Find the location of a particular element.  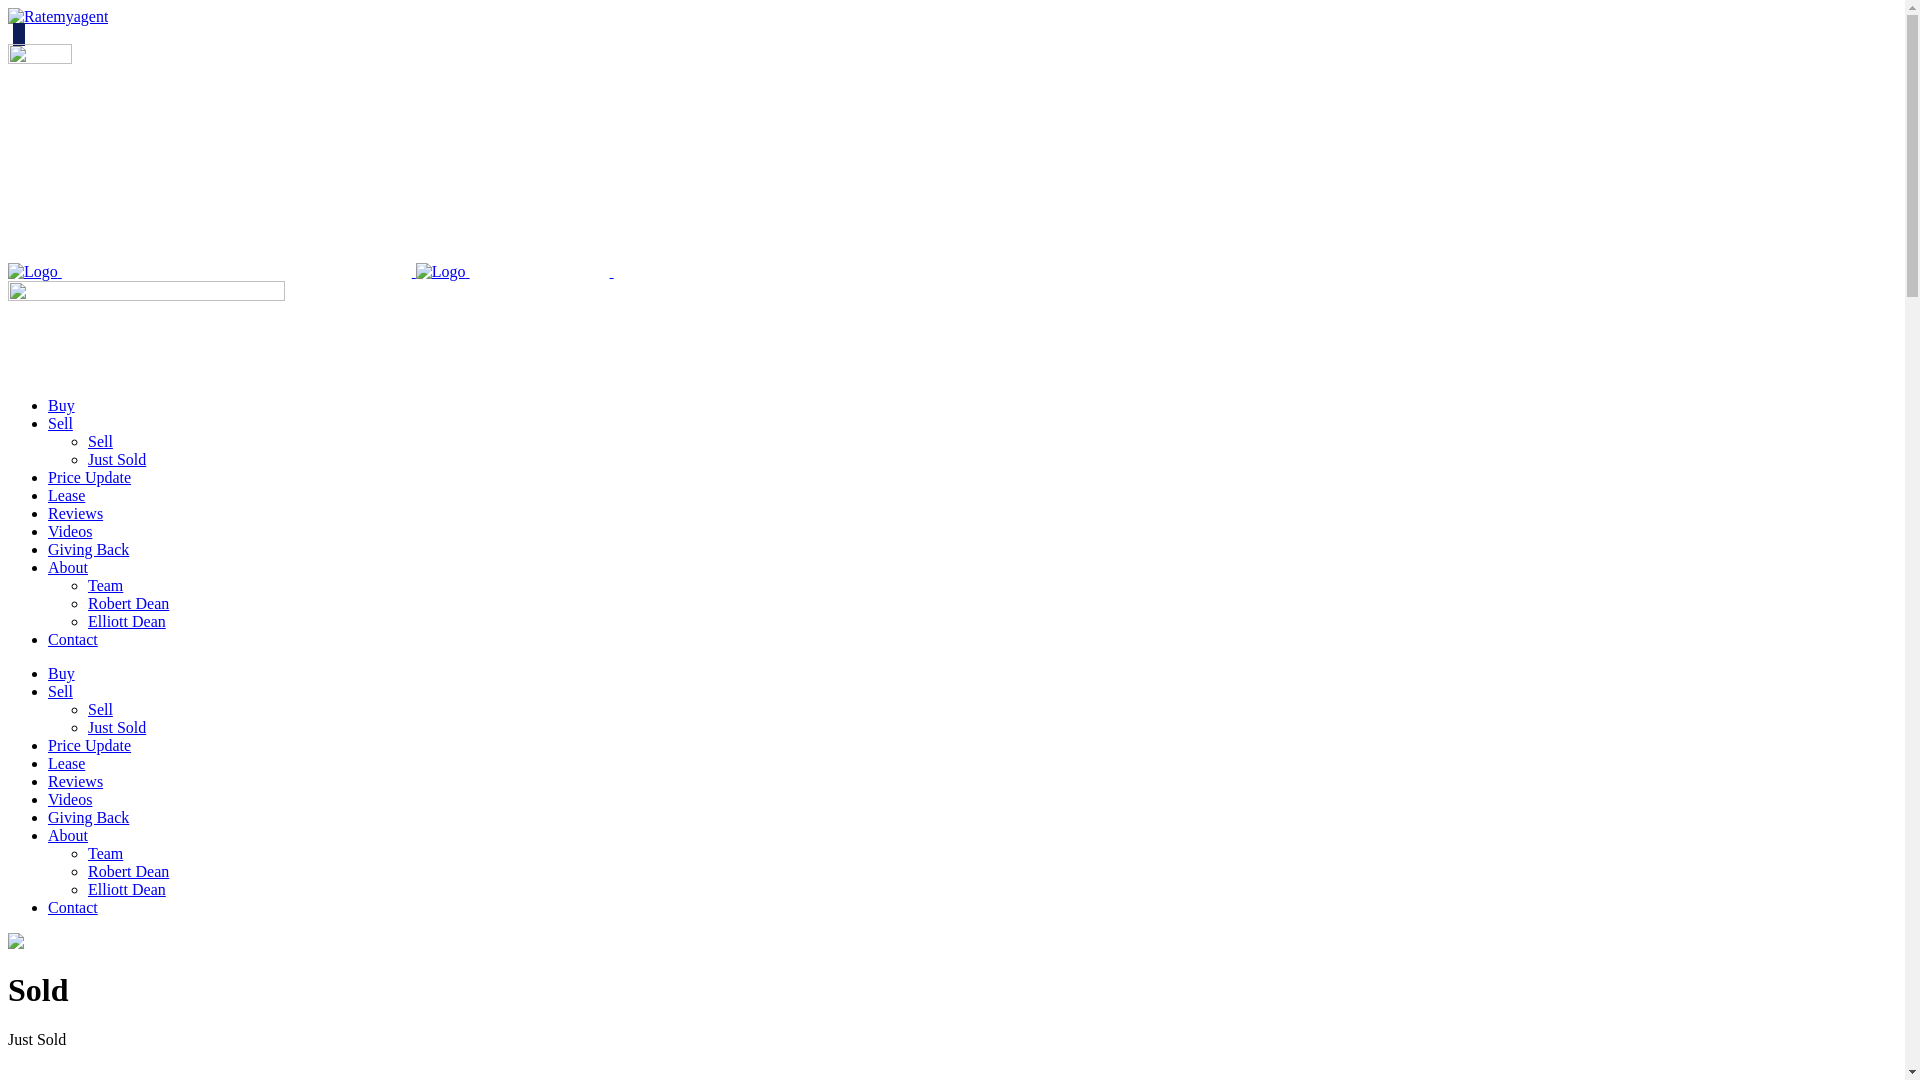

'Robert Dean' is located at coordinates (127, 870).